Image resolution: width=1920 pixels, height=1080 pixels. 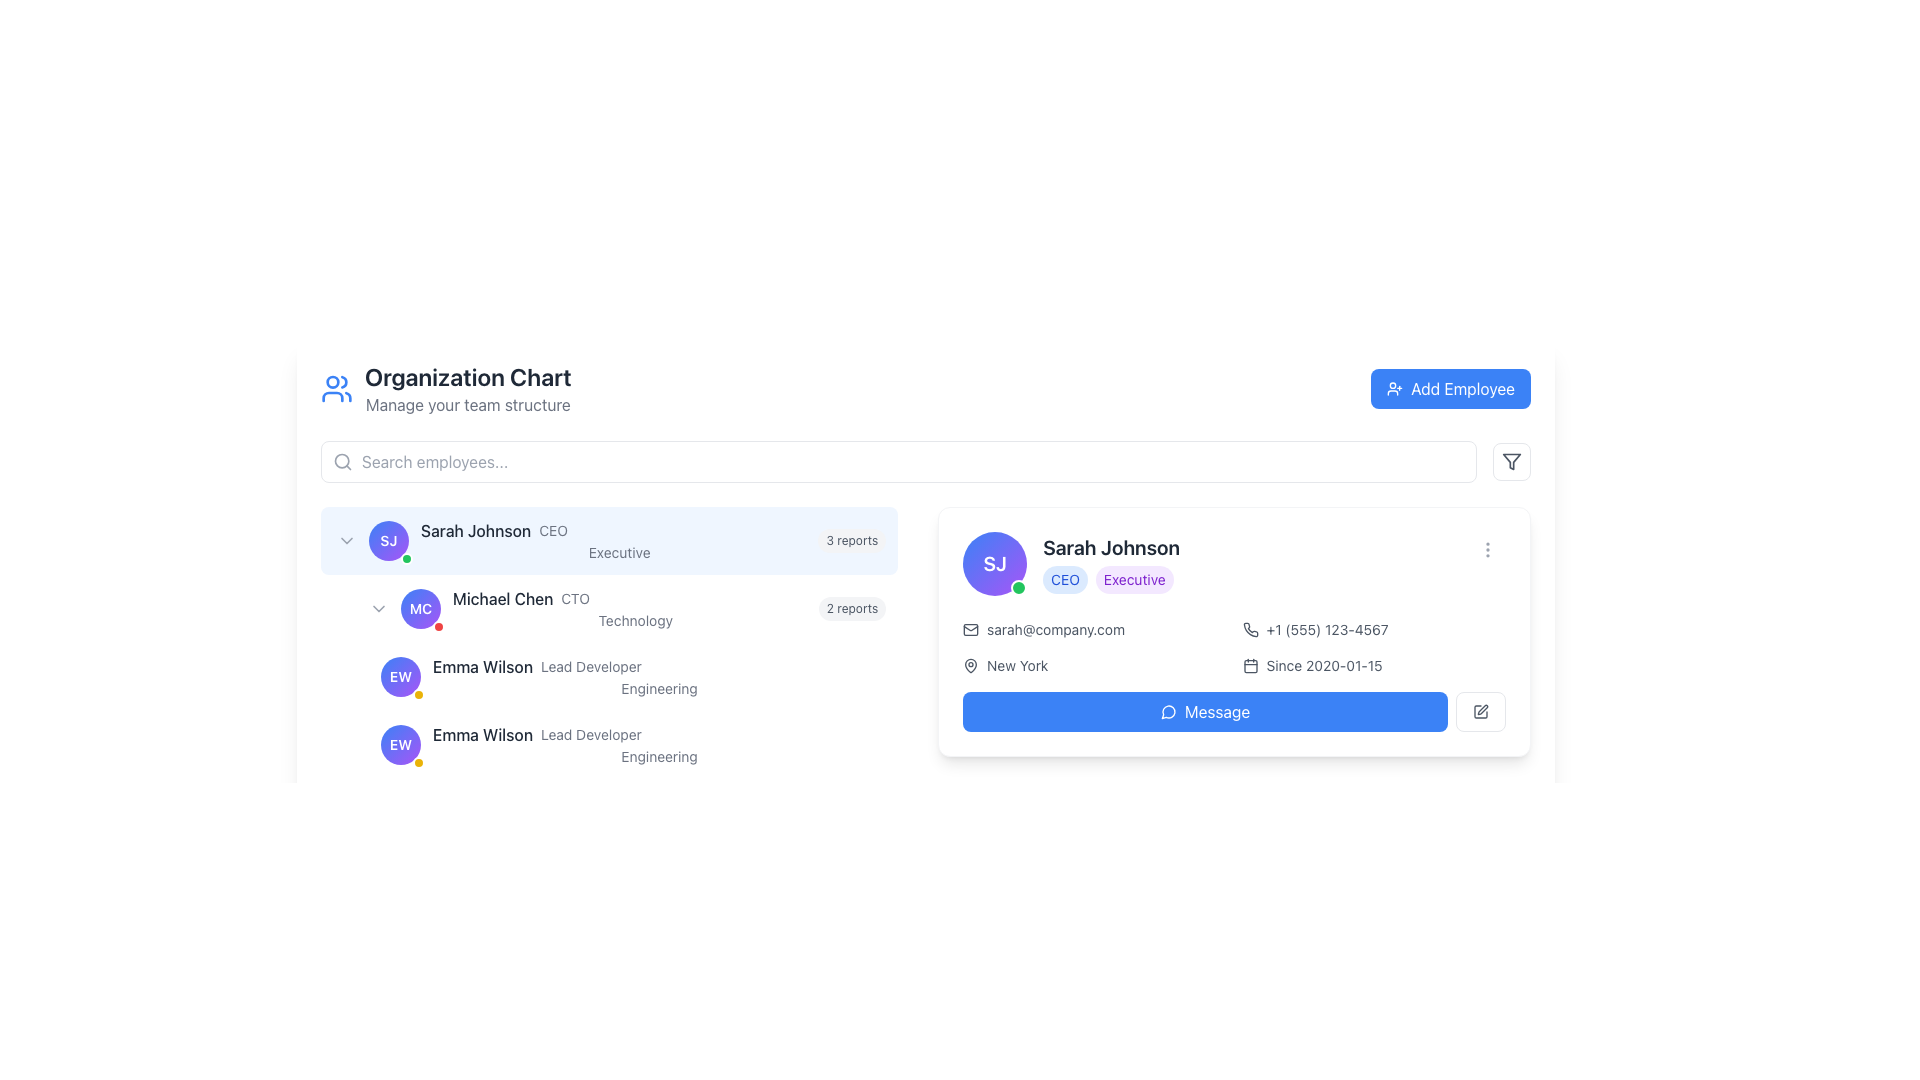 What do you see at coordinates (1110, 547) in the screenshot?
I see `name displayed in the bold text label 'Sarah Johnson' located at the top of the profile card on the right side of the interface` at bounding box center [1110, 547].